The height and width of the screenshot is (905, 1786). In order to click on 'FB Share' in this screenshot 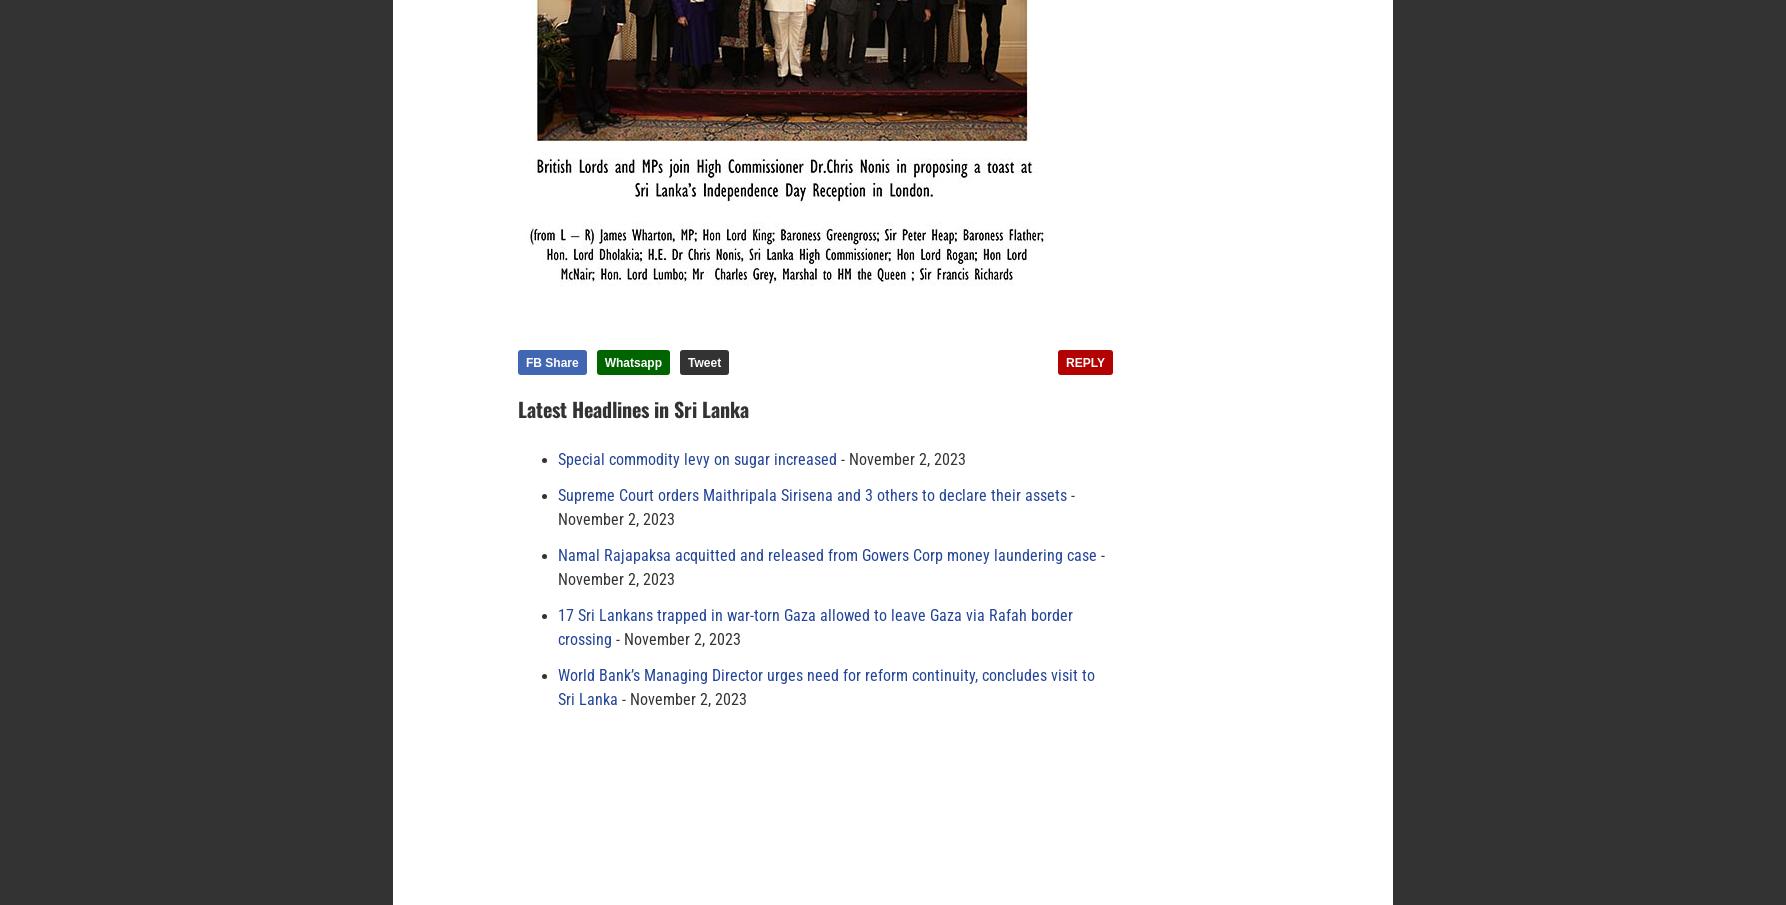, I will do `click(551, 362)`.